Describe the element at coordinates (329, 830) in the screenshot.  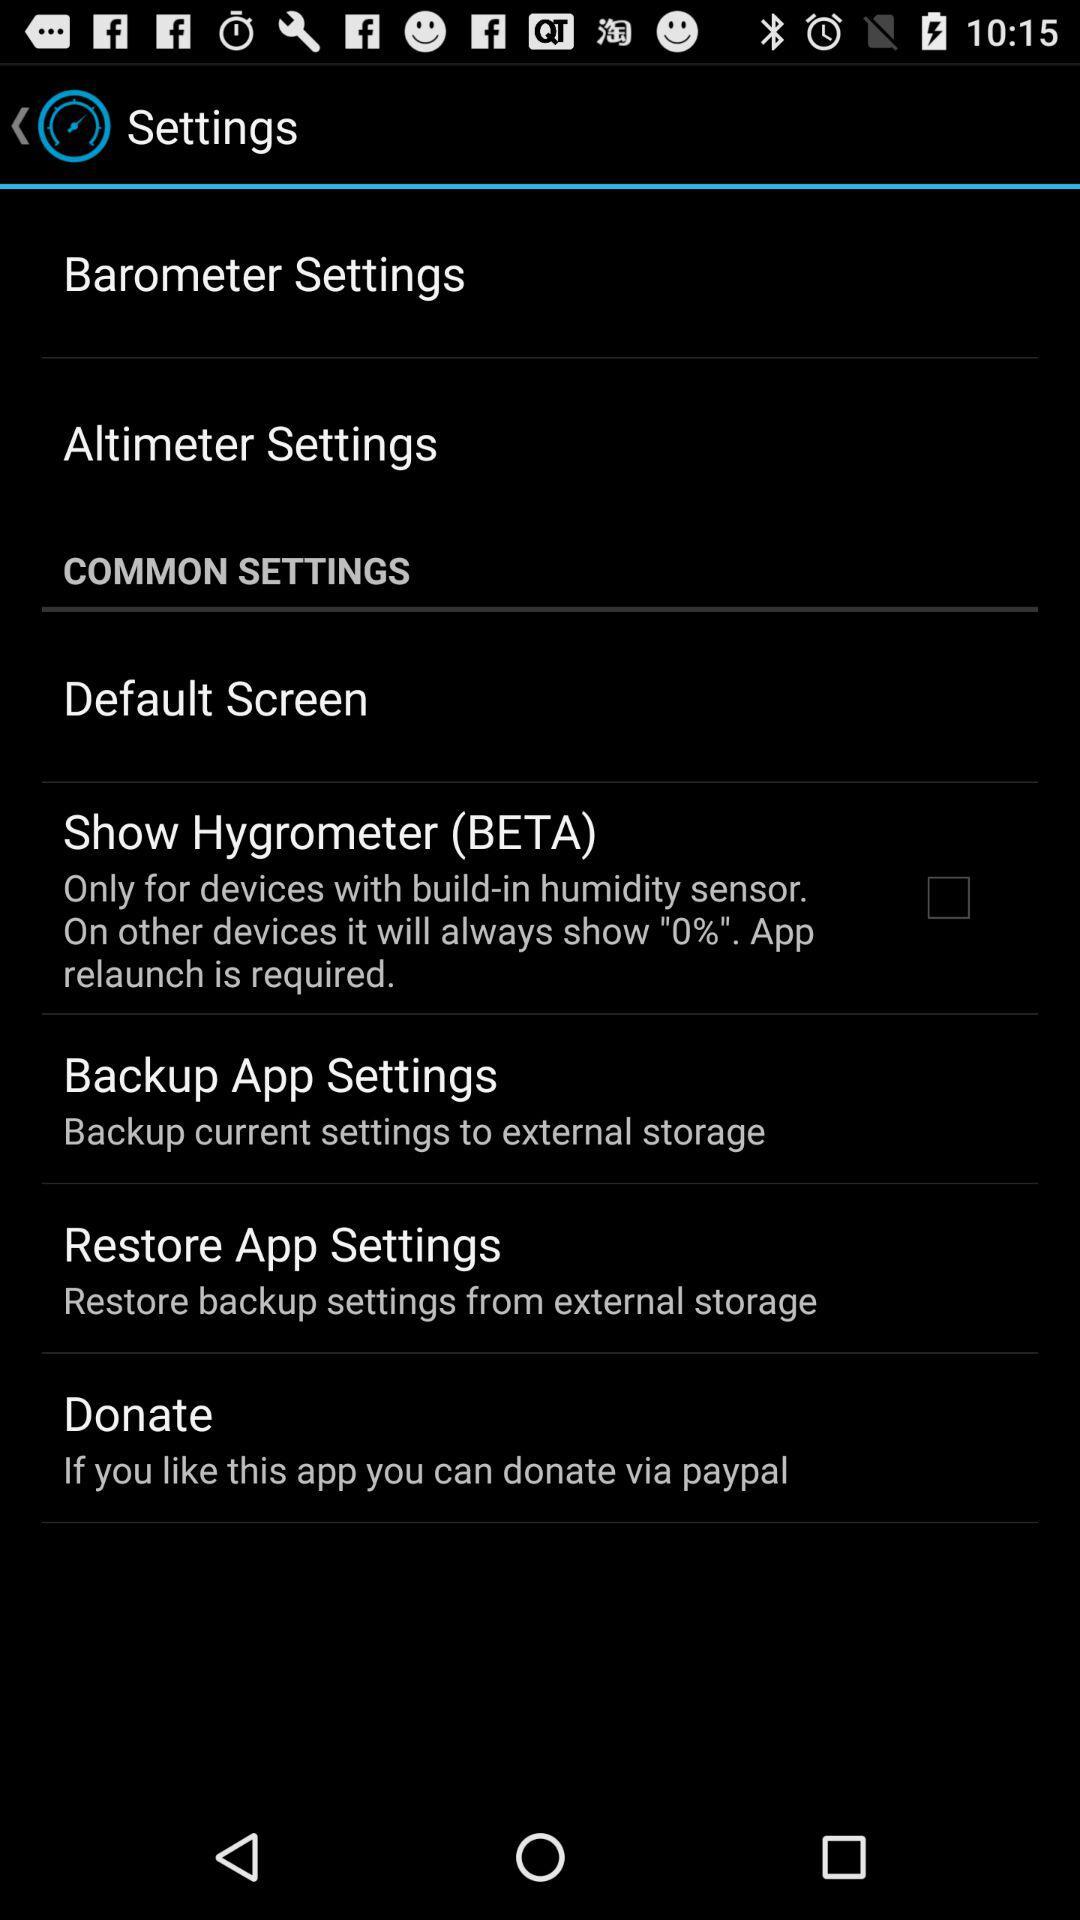
I see `show hygrometer (beta)` at that location.